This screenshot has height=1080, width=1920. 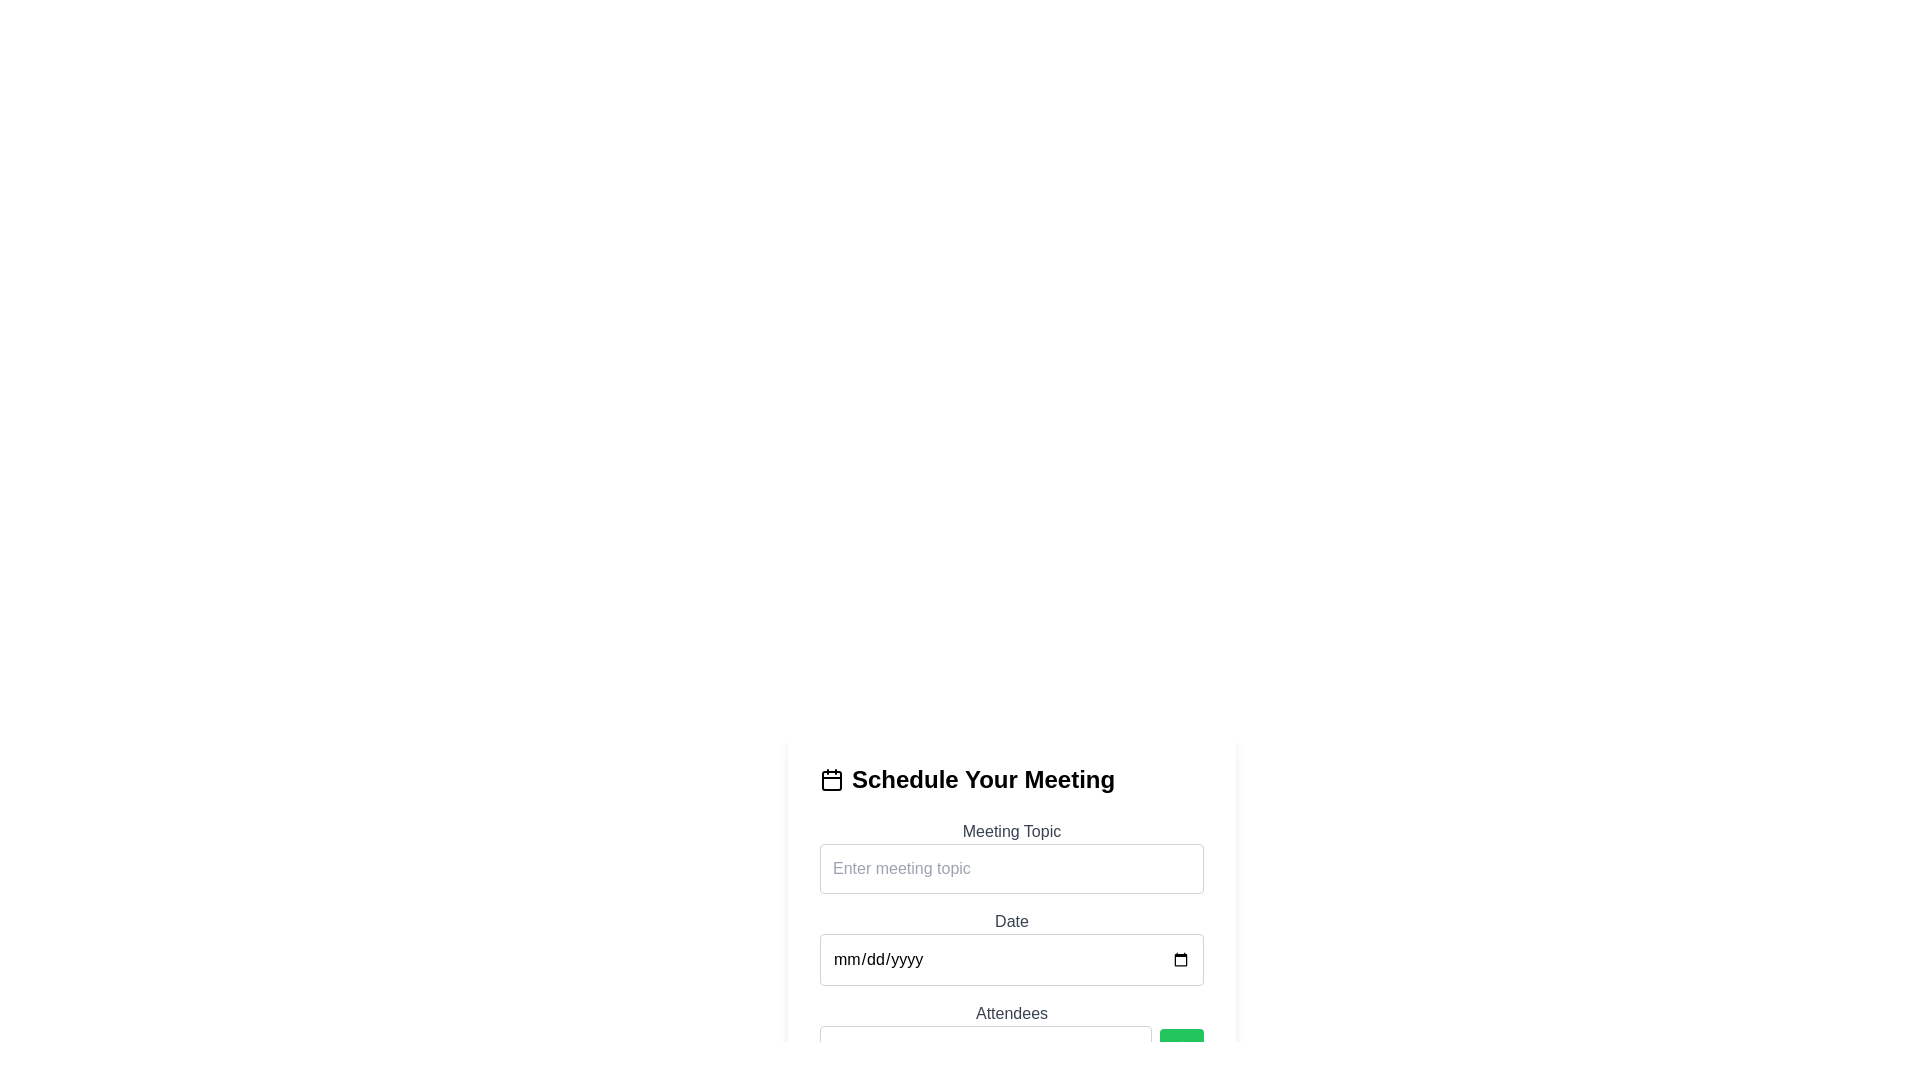 What do you see at coordinates (1012, 1014) in the screenshot?
I see `the 'Attendees' static text label, which is displayed in a medium-sized sans-serif font and is gray in color, located in the 'Schedule Your Meeting' section above the attendee email input field` at bounding box center [1012, 1014].